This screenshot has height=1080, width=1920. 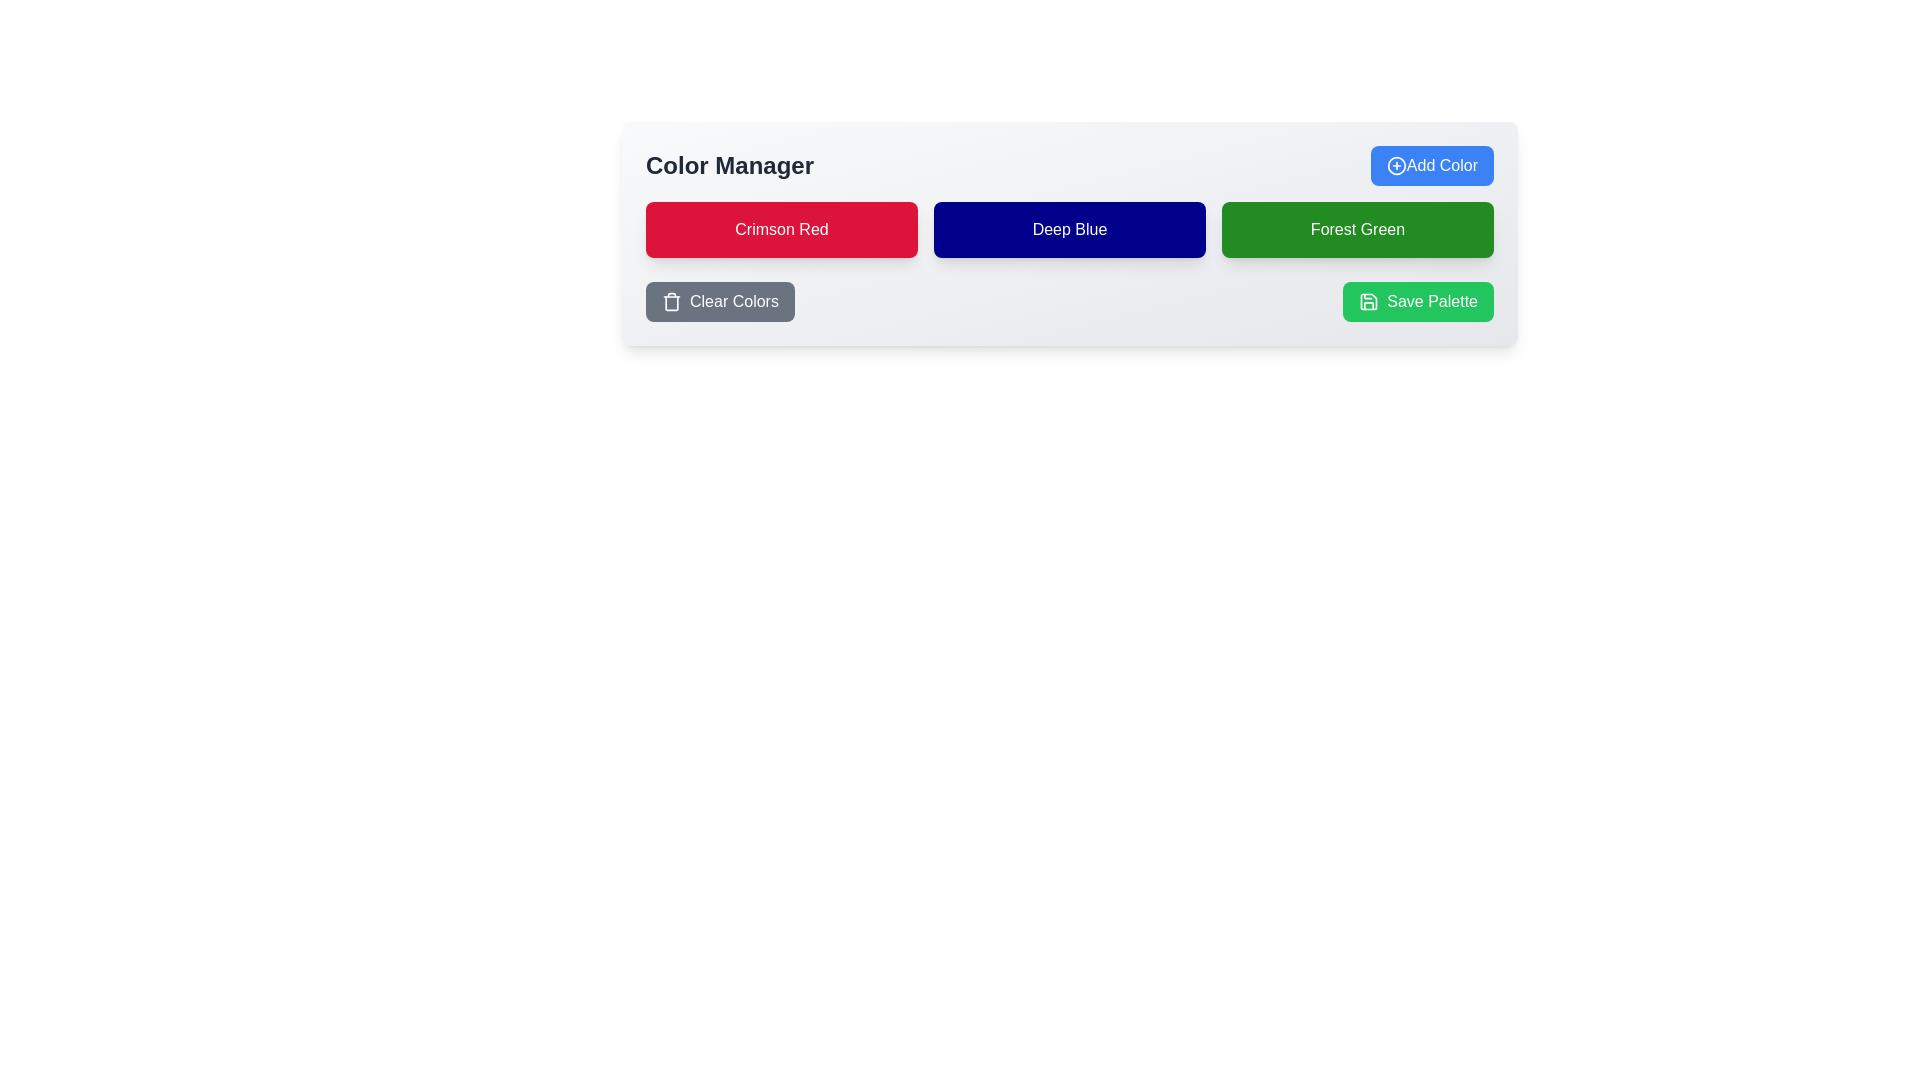 I want to click on the trash bin icon within the 'Clear Colors' button to initiate the clear colors action, so click(x=672, y=301).